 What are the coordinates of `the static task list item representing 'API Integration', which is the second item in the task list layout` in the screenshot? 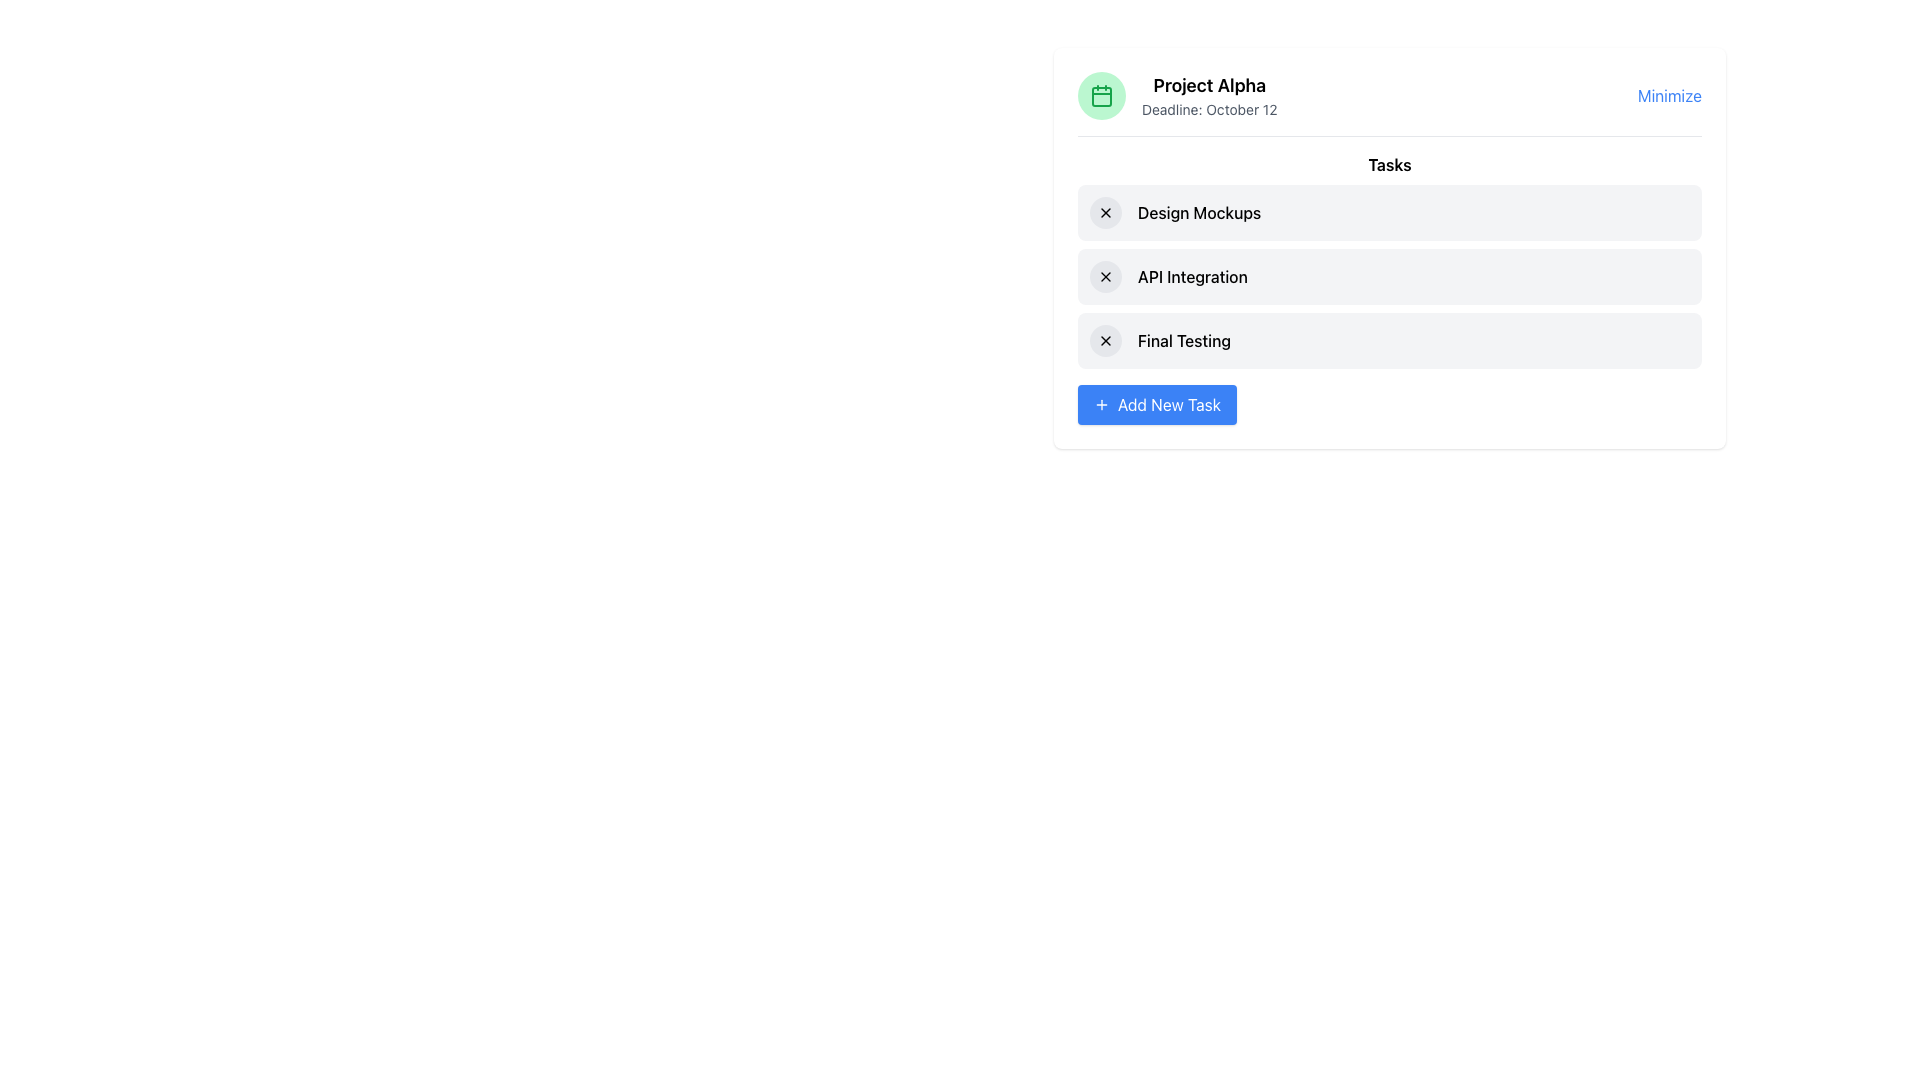 It's located at (1389, 277).